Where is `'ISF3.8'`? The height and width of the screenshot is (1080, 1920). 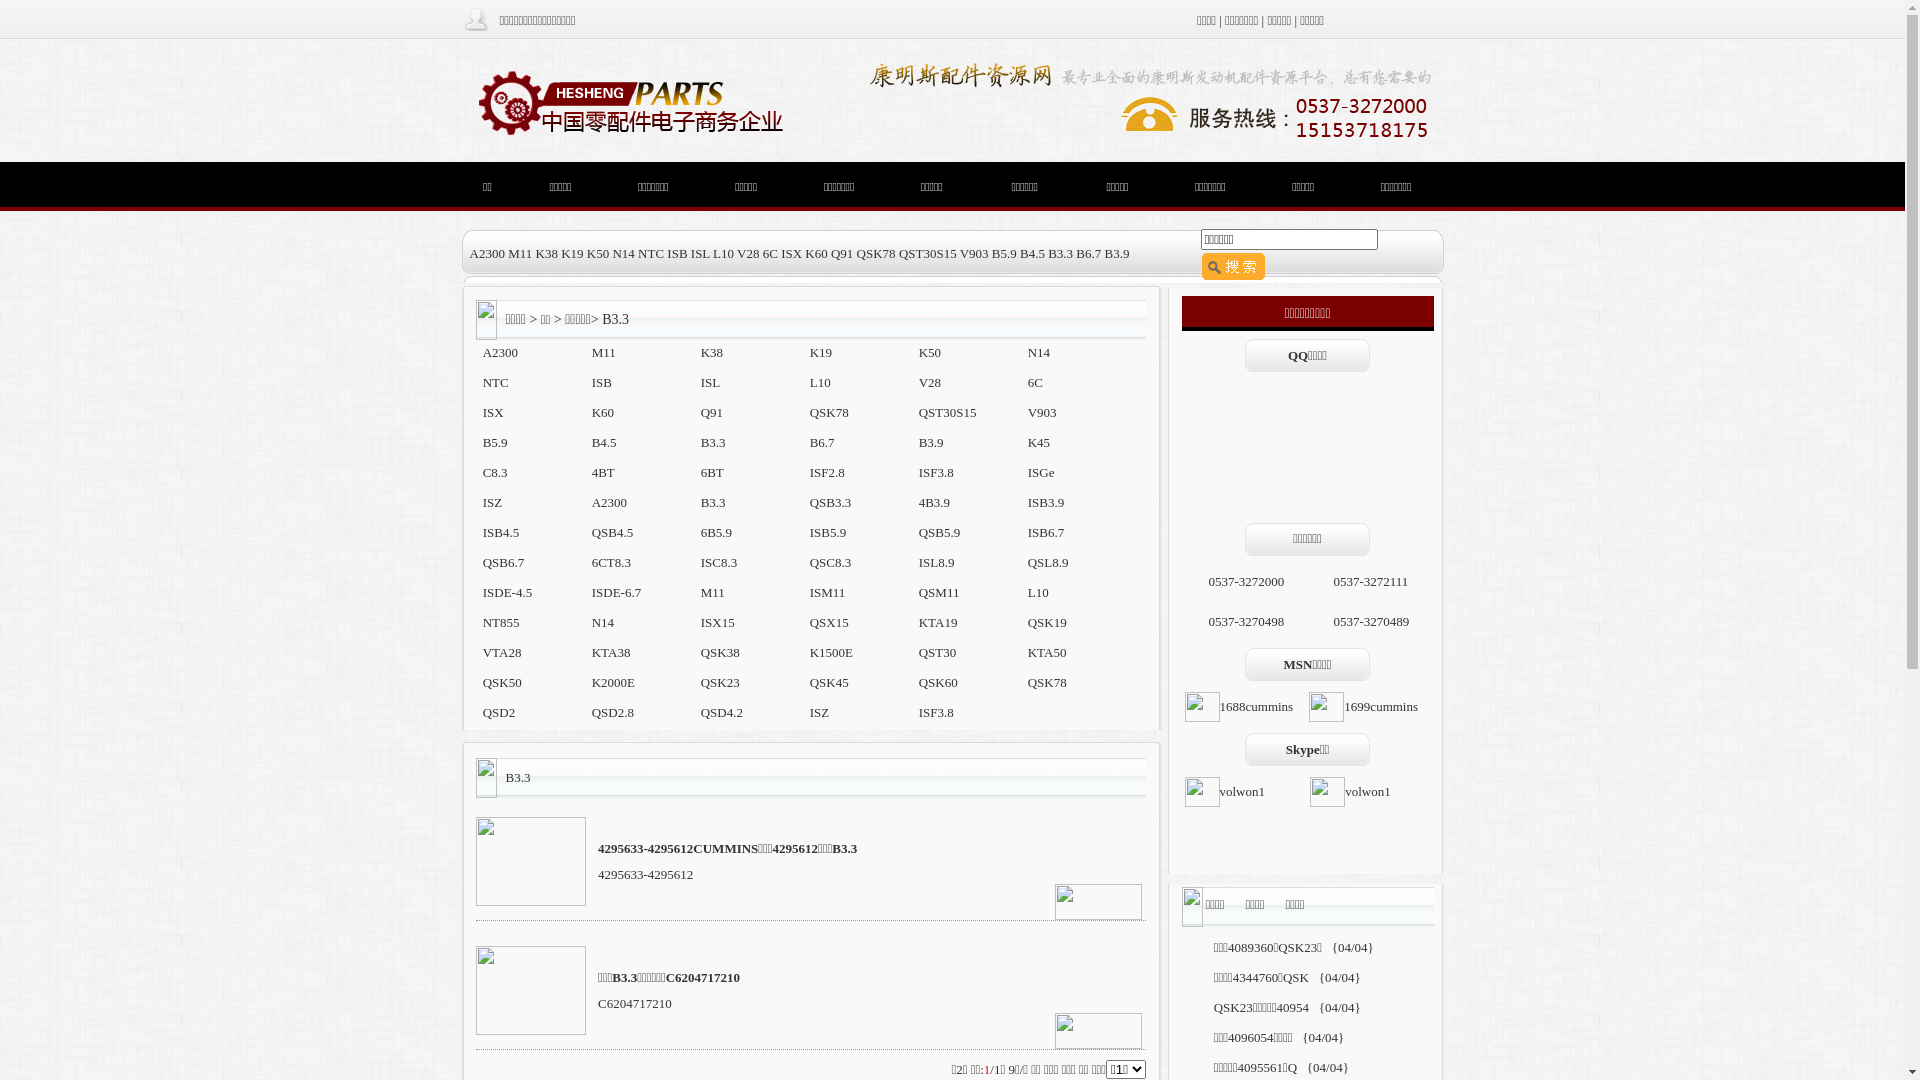 'ISF3.8' is located at coordinates (935, 711).